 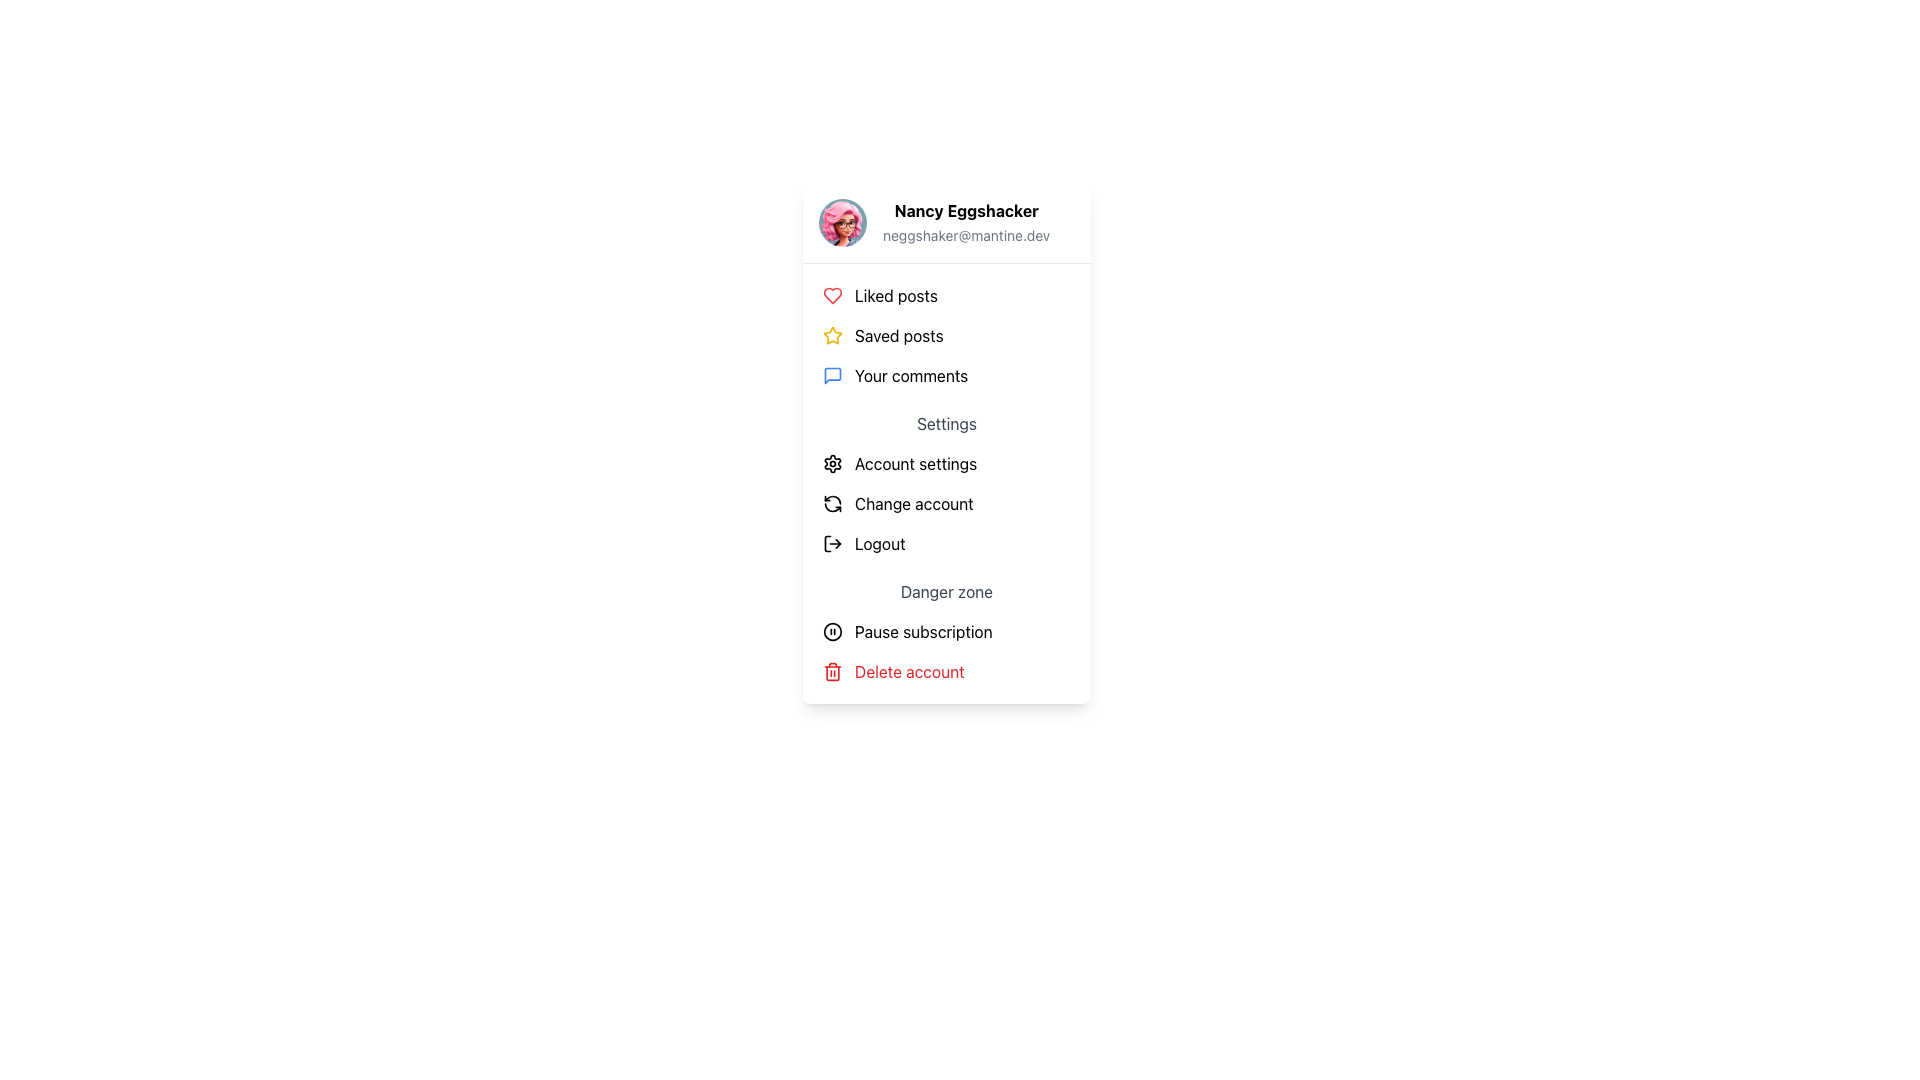 What do you see at coordinates (843, 223) in the screenshot?
I see `the circular user avatar image featuring a character with pink hair and glasses on a blue background, located on the left side above the user's name and email address` at bounding box center [843, 223].